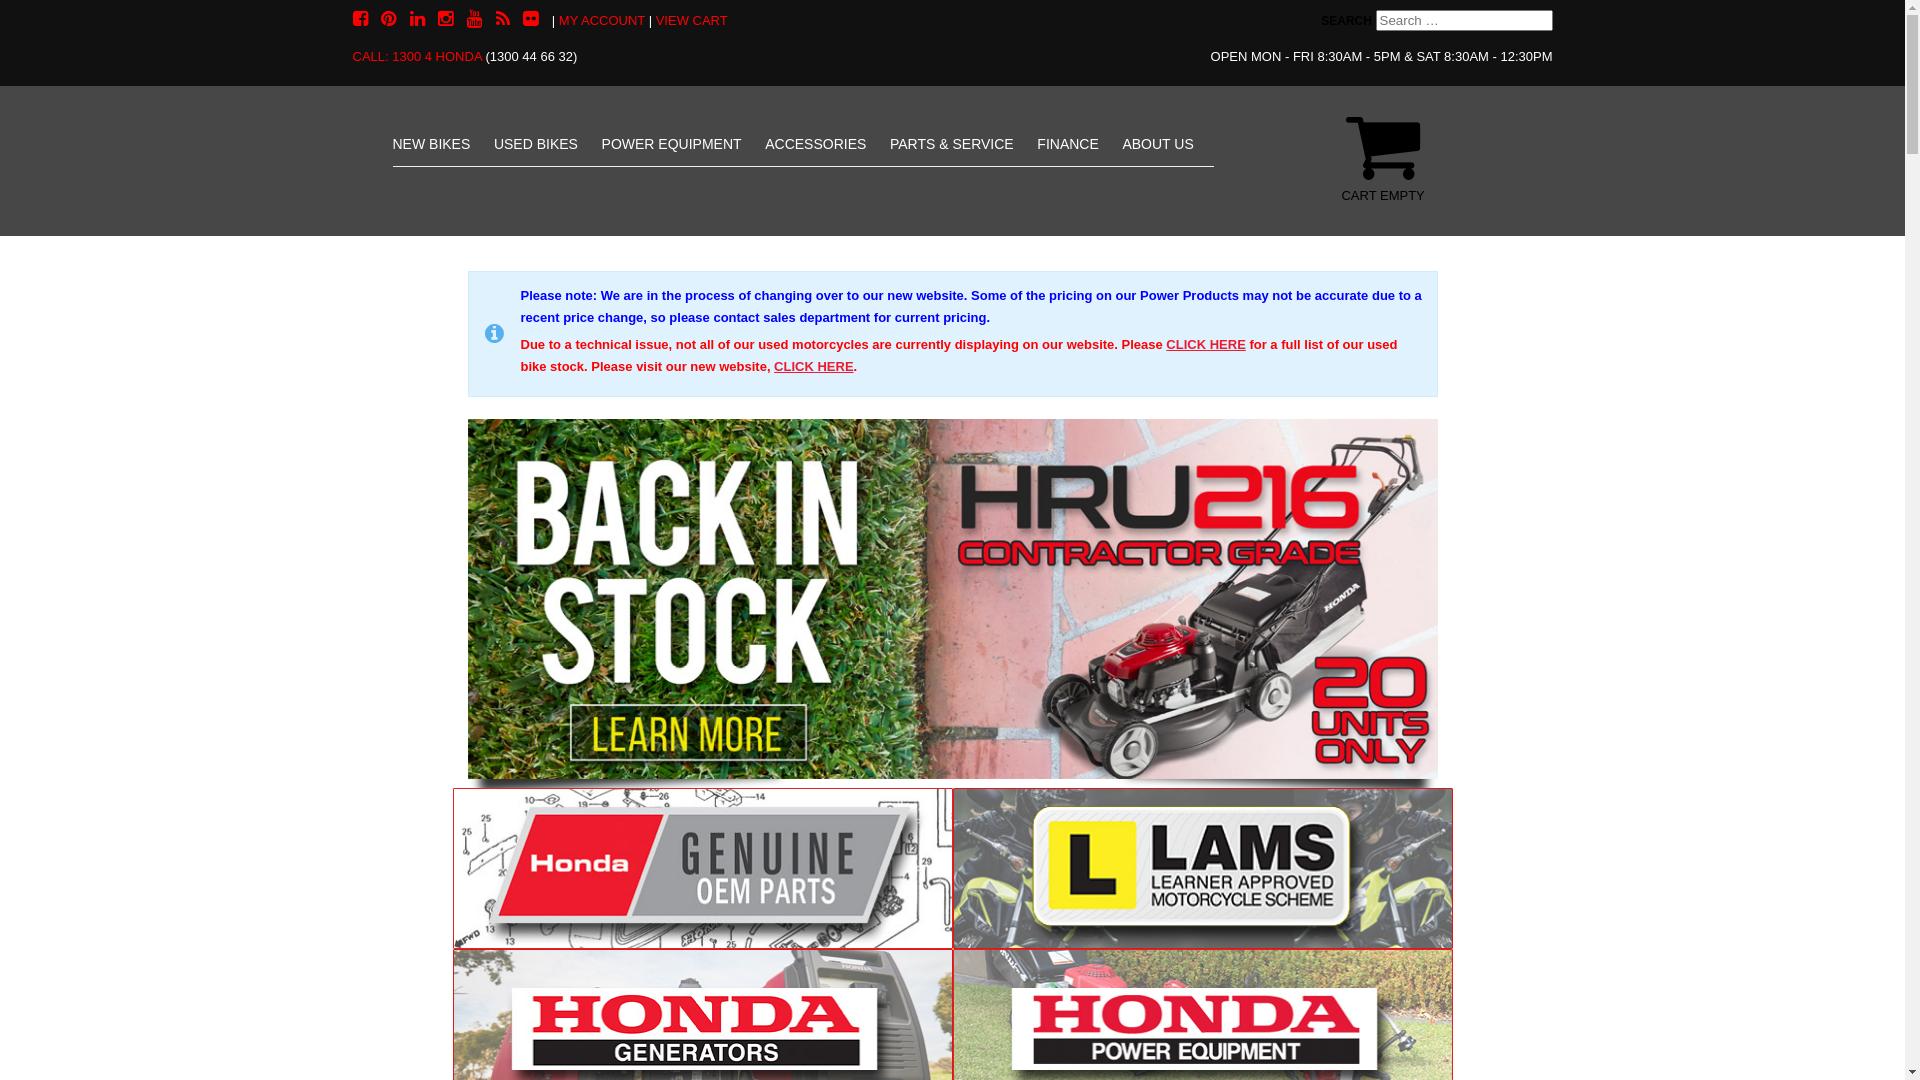  I want to click on 'MY ACCOUNT', so click(600, 20).